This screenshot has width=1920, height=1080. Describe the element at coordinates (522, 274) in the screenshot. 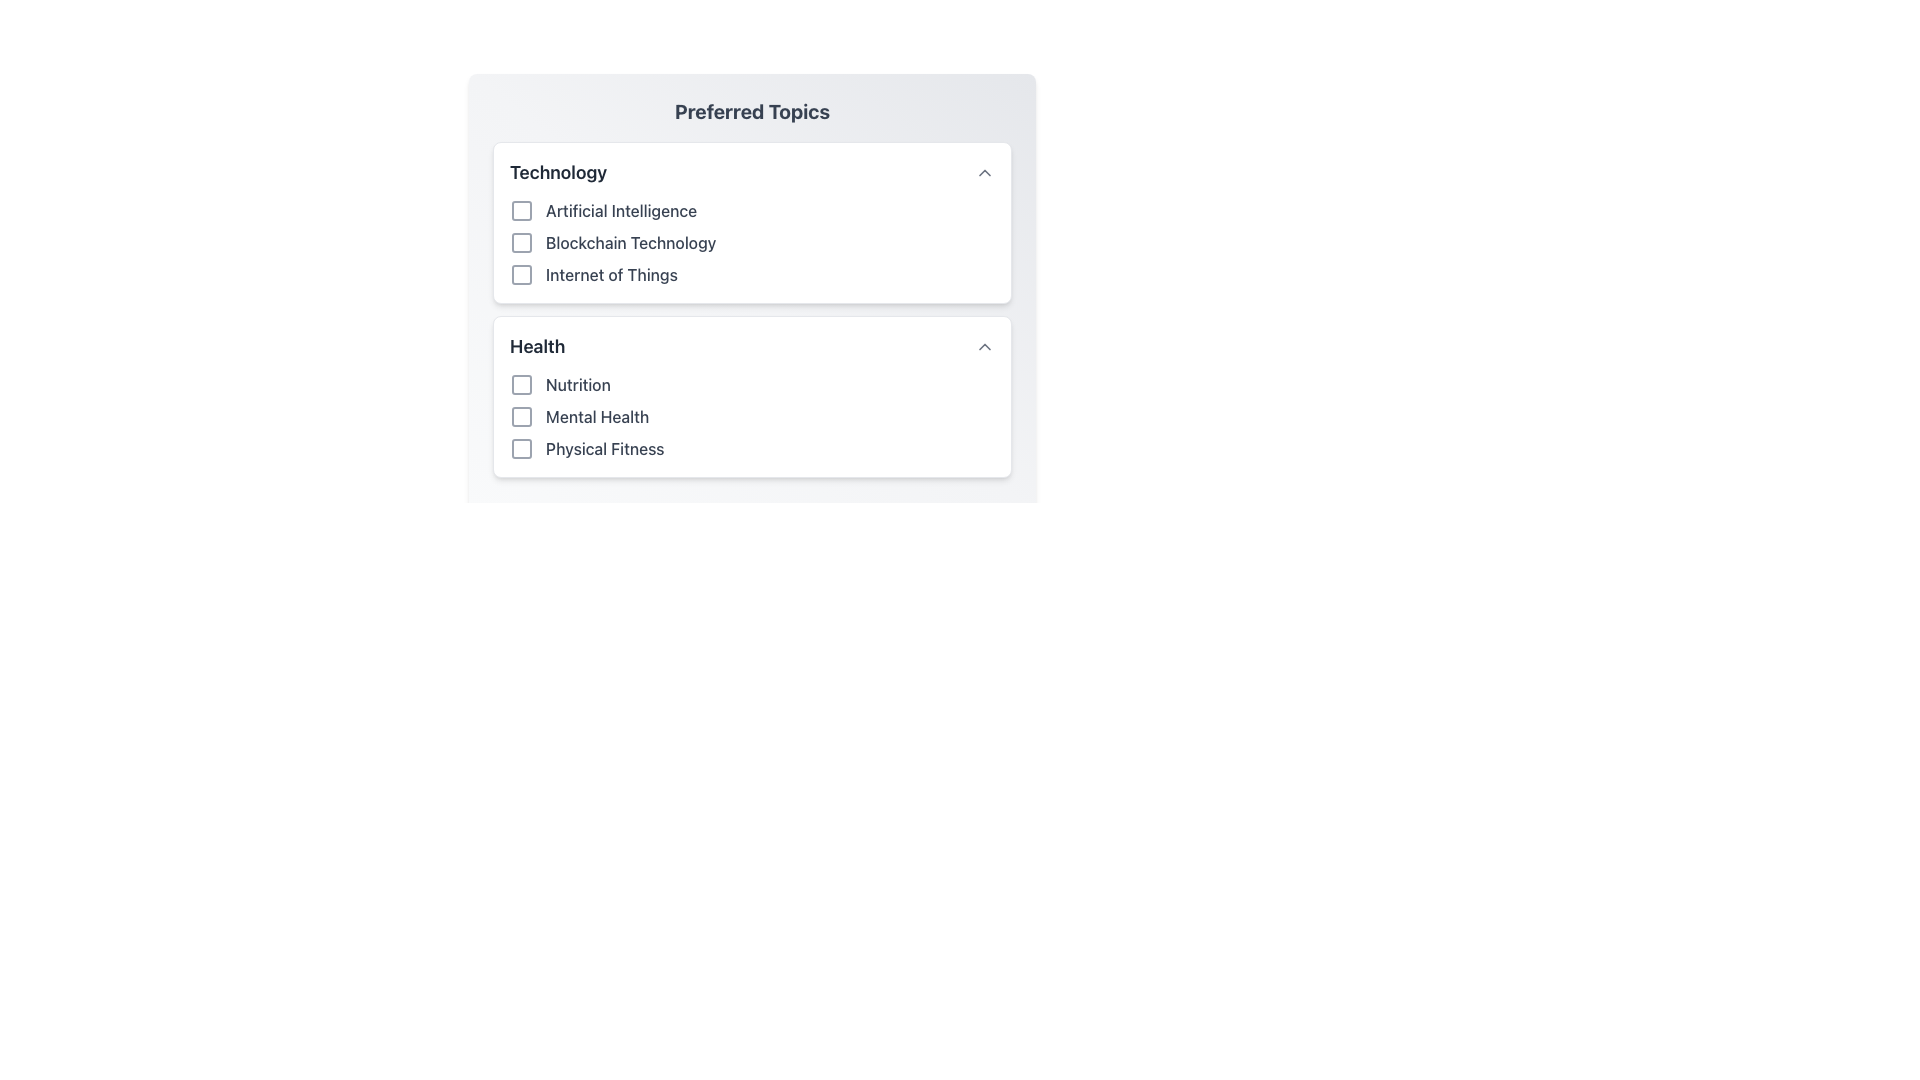

I see `the checkbox located in the 'Technology' section, adjacent to the 'Internet of Things' label` at that location.